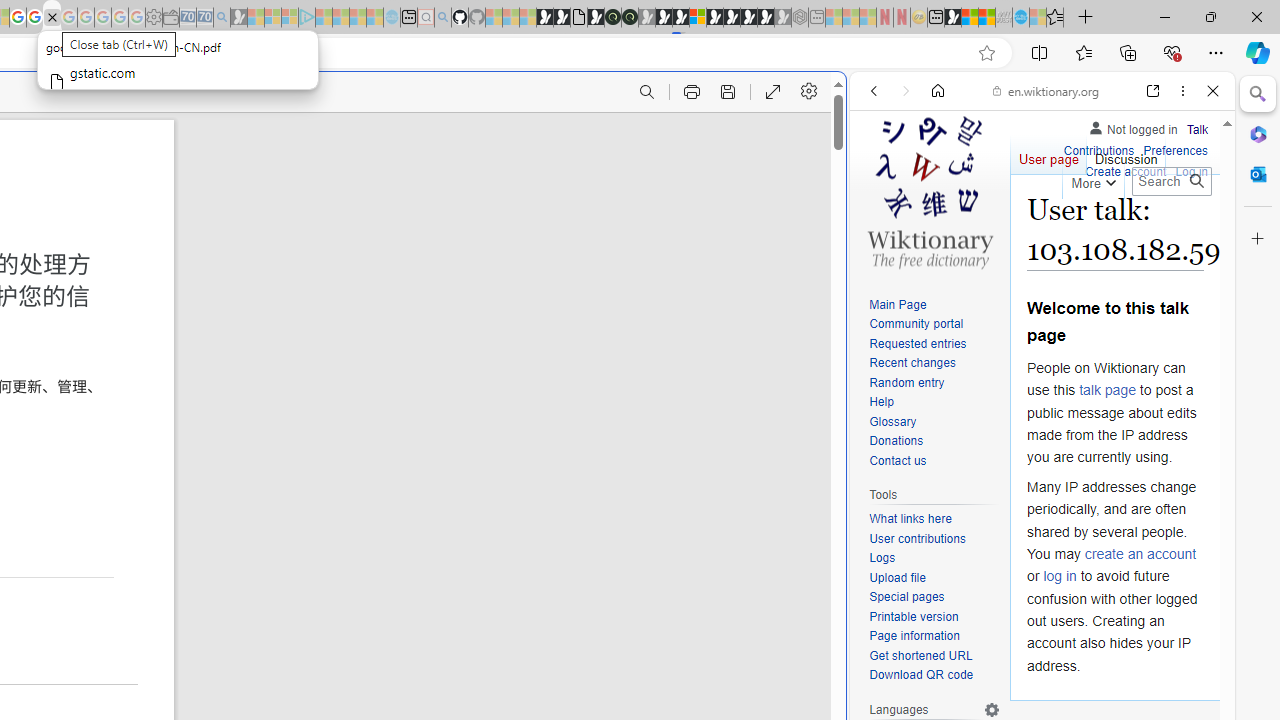 This screenshot has width=1280, height=720. I want to click on 'log in', so click(1058, 576).